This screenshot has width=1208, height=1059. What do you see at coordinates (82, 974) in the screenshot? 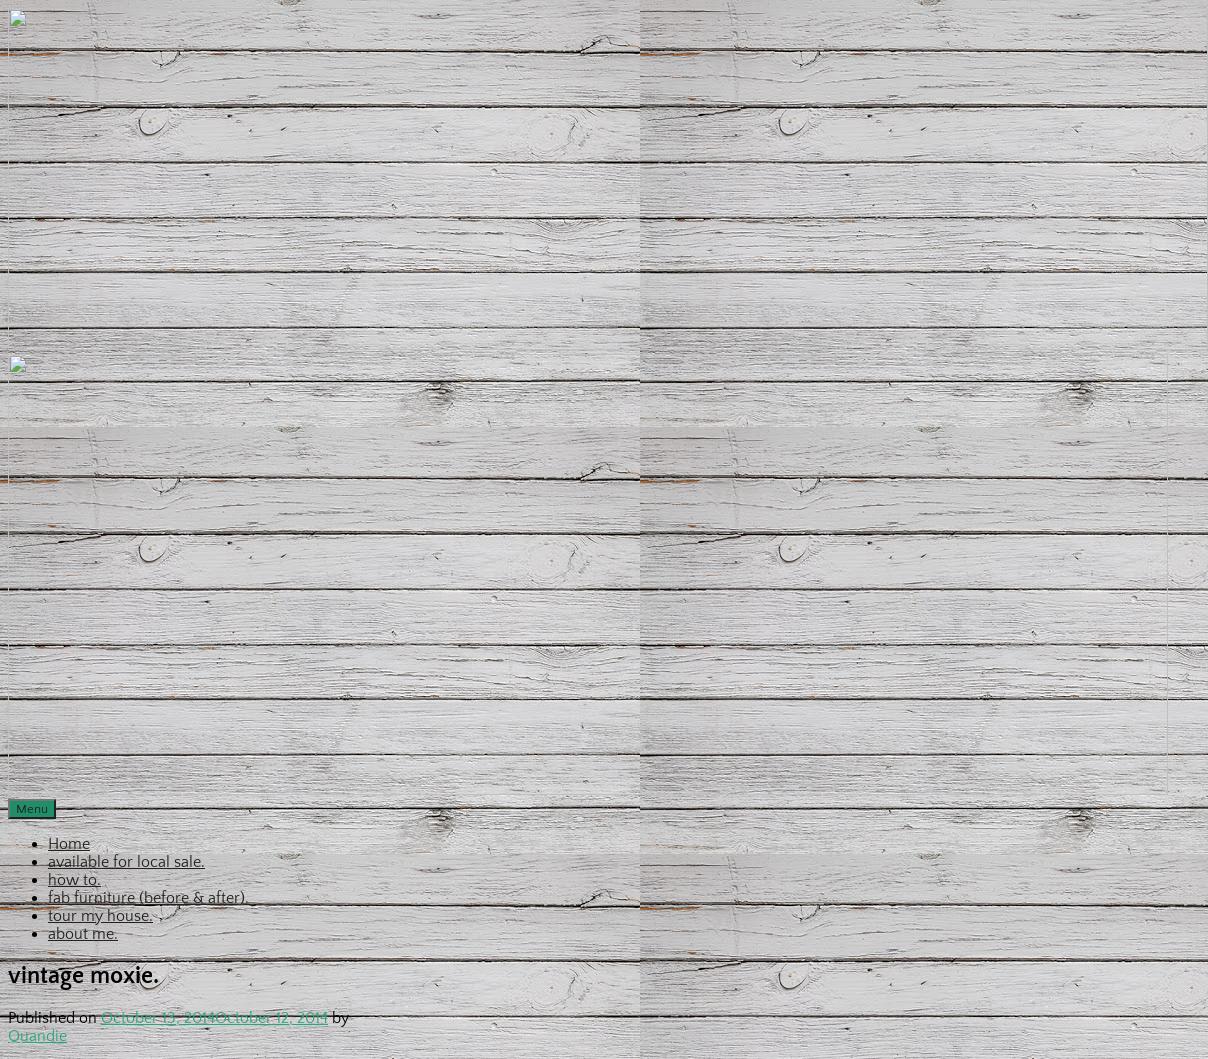
I see `'vintage moxie.'` at bounding box center [82, 974].